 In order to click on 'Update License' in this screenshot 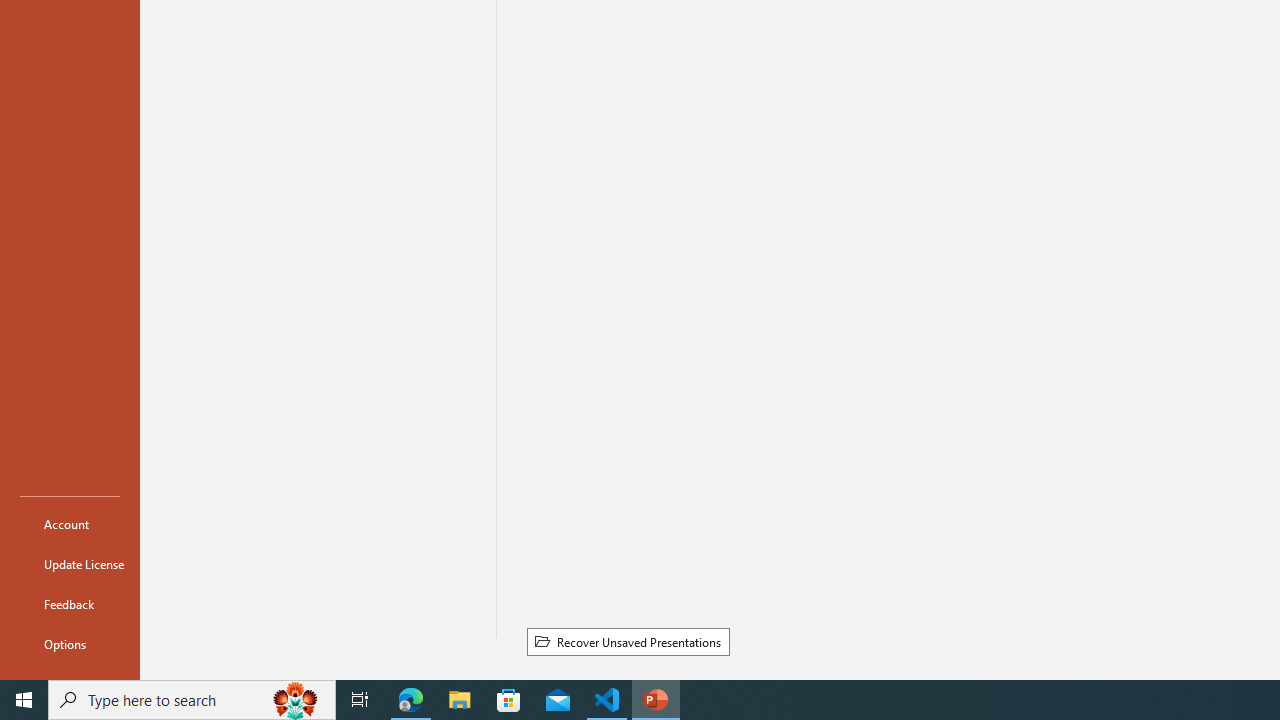, I will do `click(69, 564)`.